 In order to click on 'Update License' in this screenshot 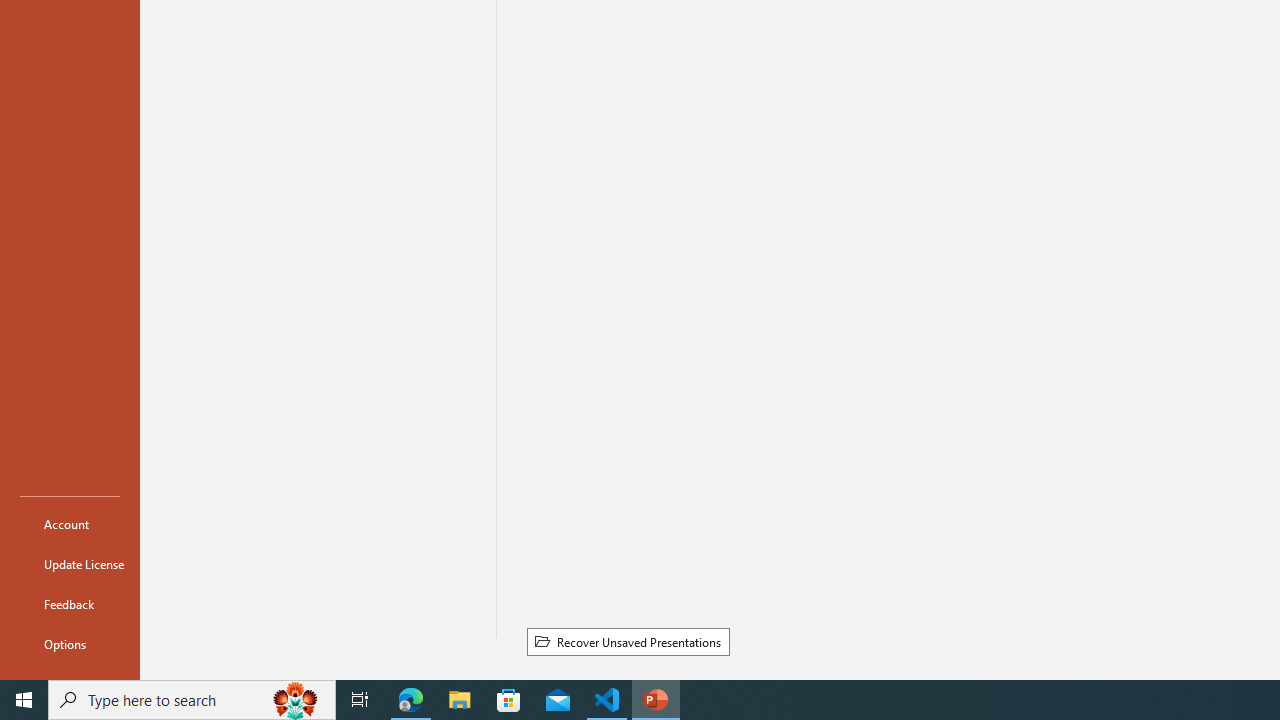, I will do `click(69, 564)`.